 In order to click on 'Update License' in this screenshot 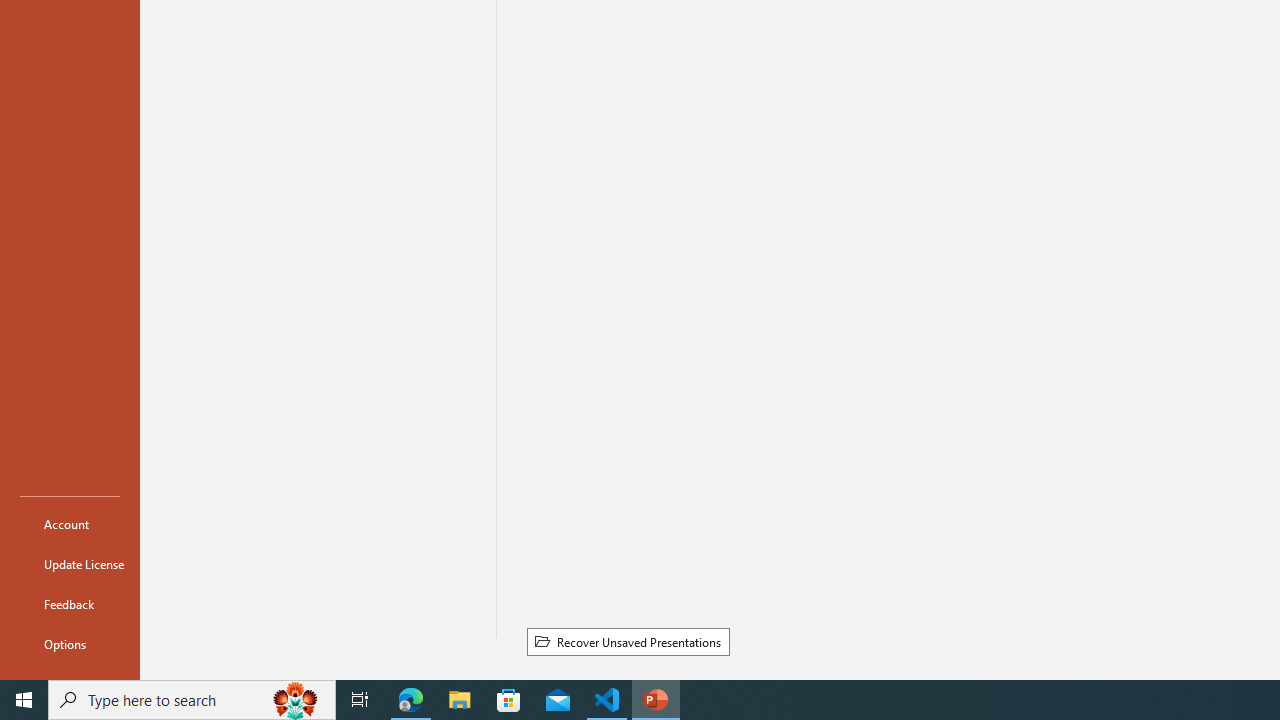, I will do `click(69, 564)`.